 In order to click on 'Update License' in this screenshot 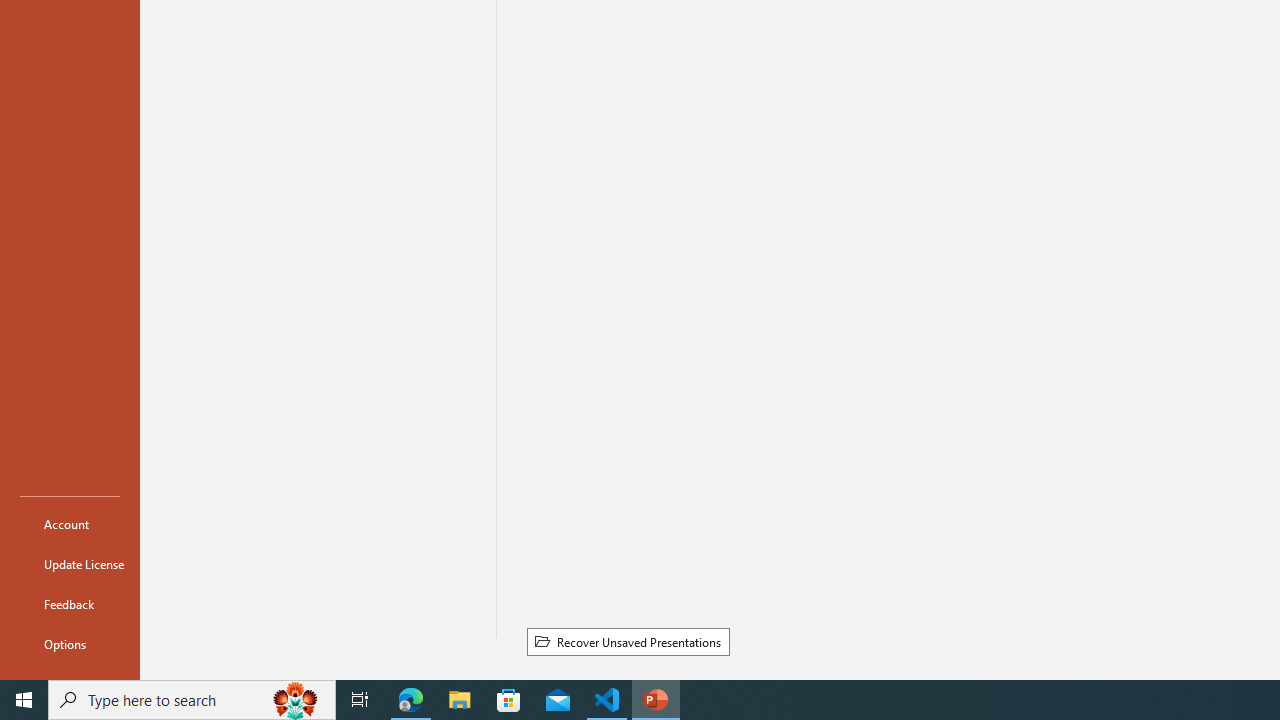, I will do `click(69, 564)`.